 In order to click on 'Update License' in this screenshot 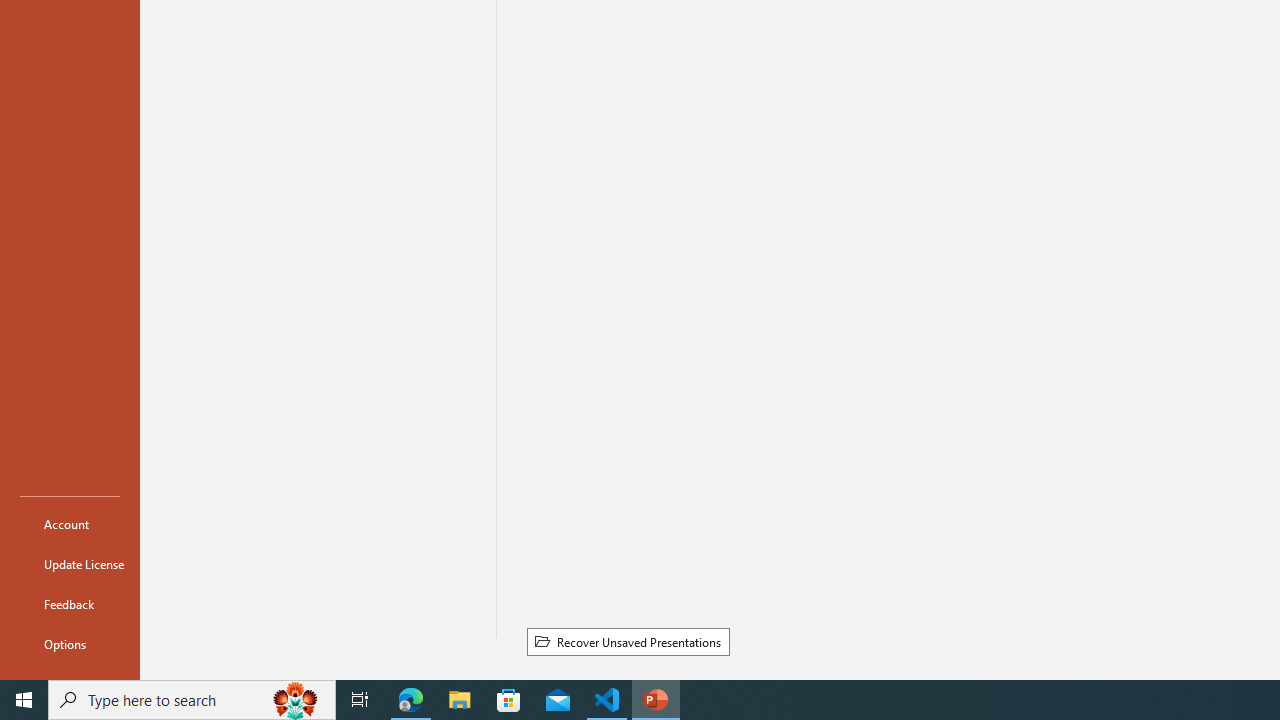, I will do `click(69, 564)`.